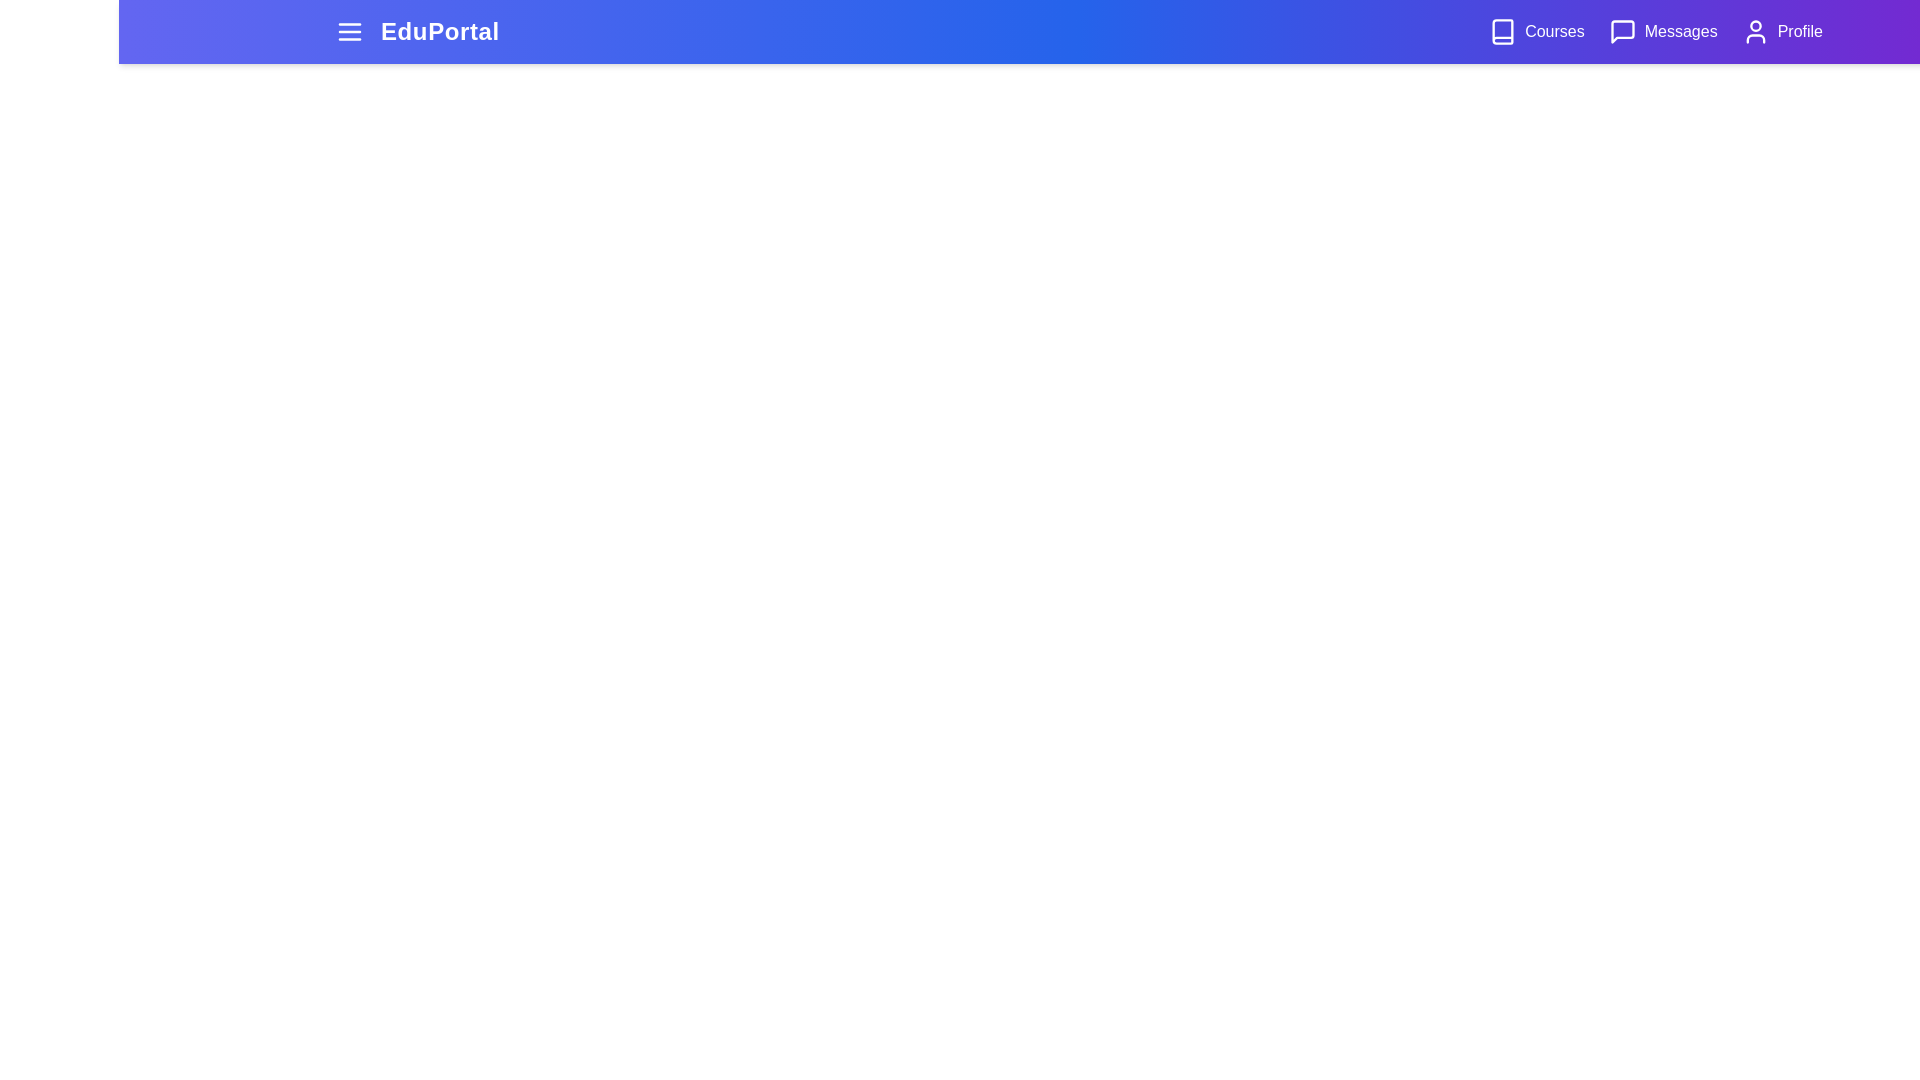  I want to click on the 'Profile' button to access the user profile, so click(1781, 31).